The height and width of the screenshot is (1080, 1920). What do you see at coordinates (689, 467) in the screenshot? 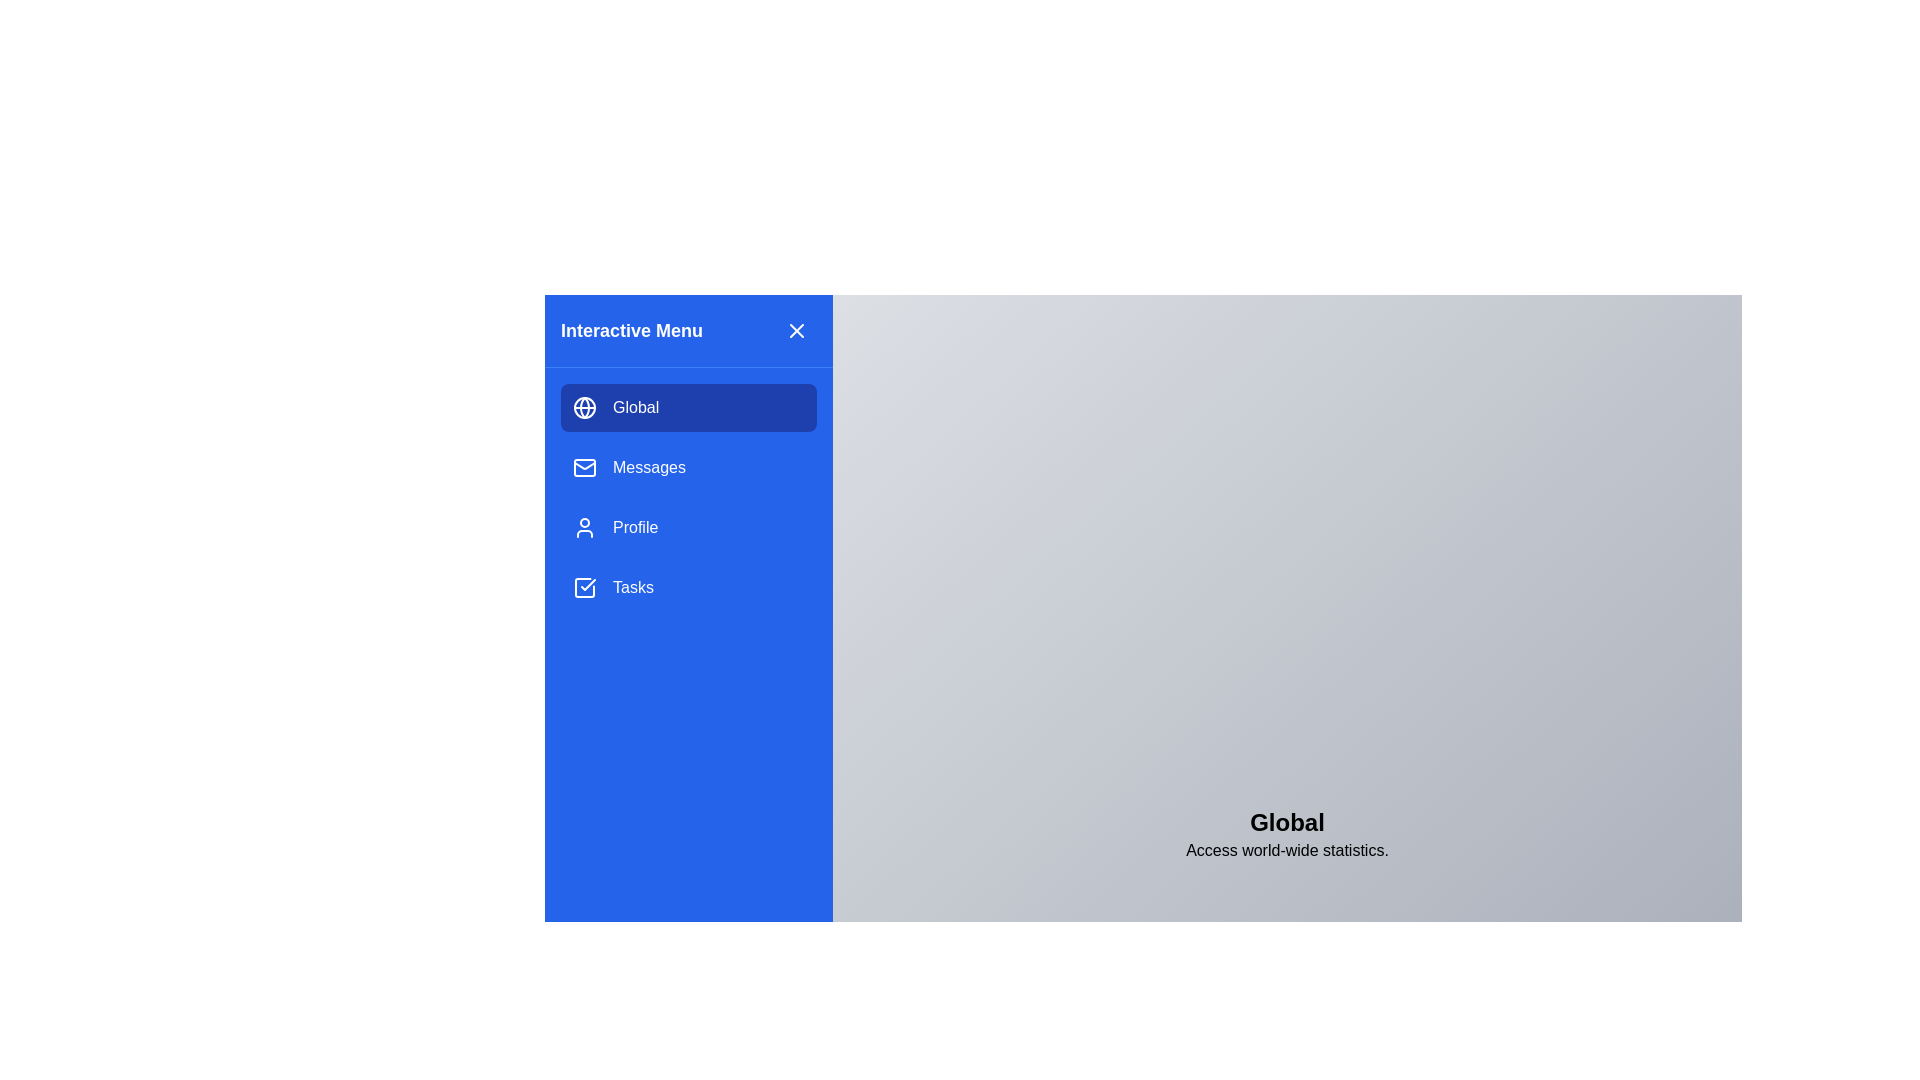
I see `the 'Messages' button located in the blue sidebar menu, which is the second item below 'Global' and above 'Profile'` at bounding box center [689, 467].